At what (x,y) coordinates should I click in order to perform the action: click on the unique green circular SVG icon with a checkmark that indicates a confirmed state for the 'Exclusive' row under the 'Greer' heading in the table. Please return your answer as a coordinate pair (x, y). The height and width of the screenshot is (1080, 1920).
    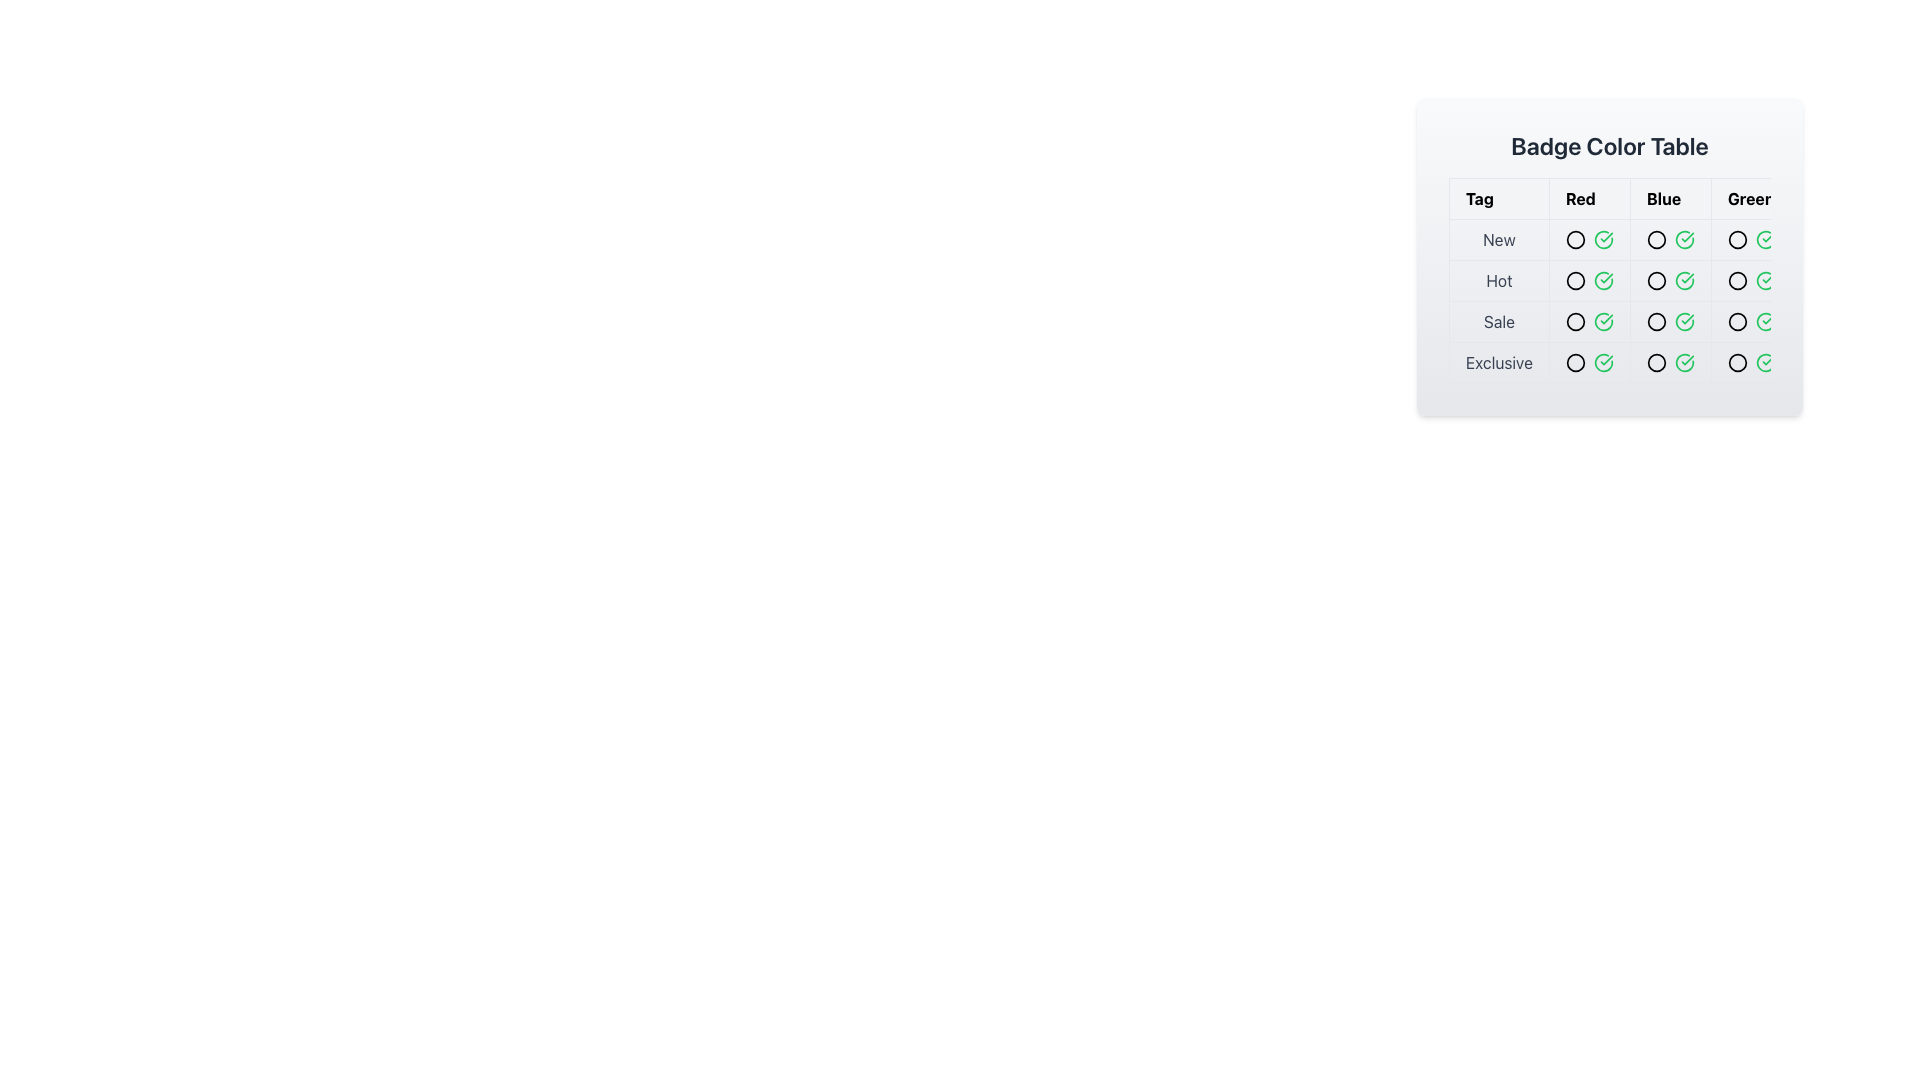
    Looking at the image, I should click on (1765, 362).